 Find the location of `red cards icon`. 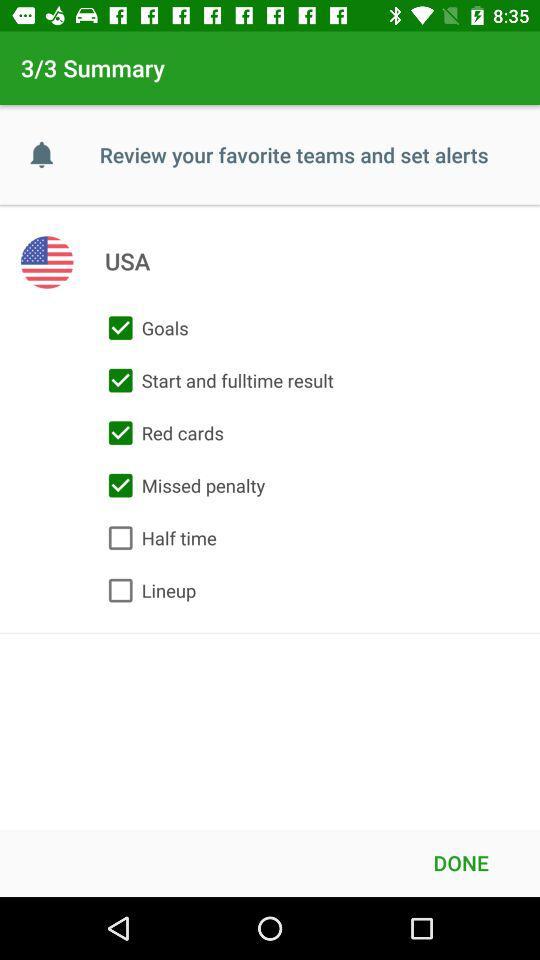

red cards icon is located at coordinates (160, 433).